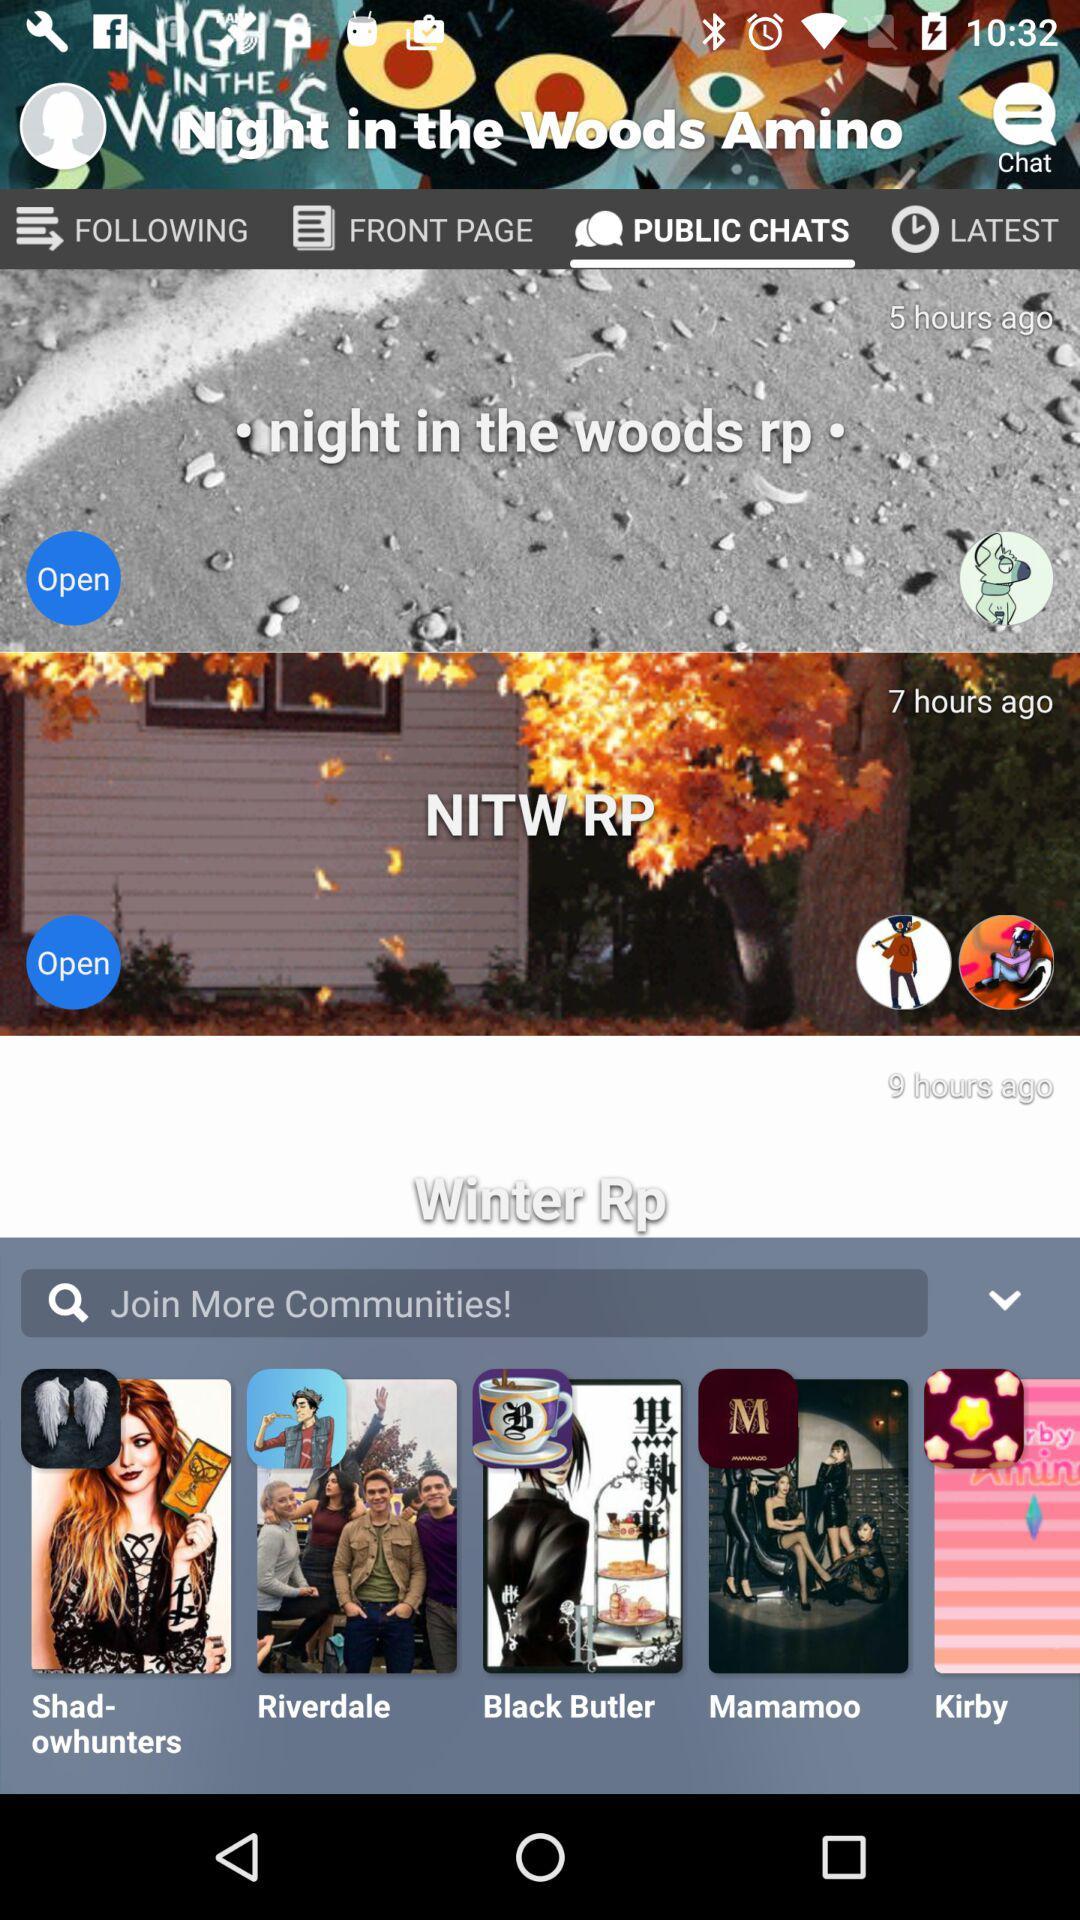 The width and height of the screenshot is (1080, 1920). Describe the element at coordinates (1003, 1297) in the screenshot. I see `the expand_more icon` at that location.